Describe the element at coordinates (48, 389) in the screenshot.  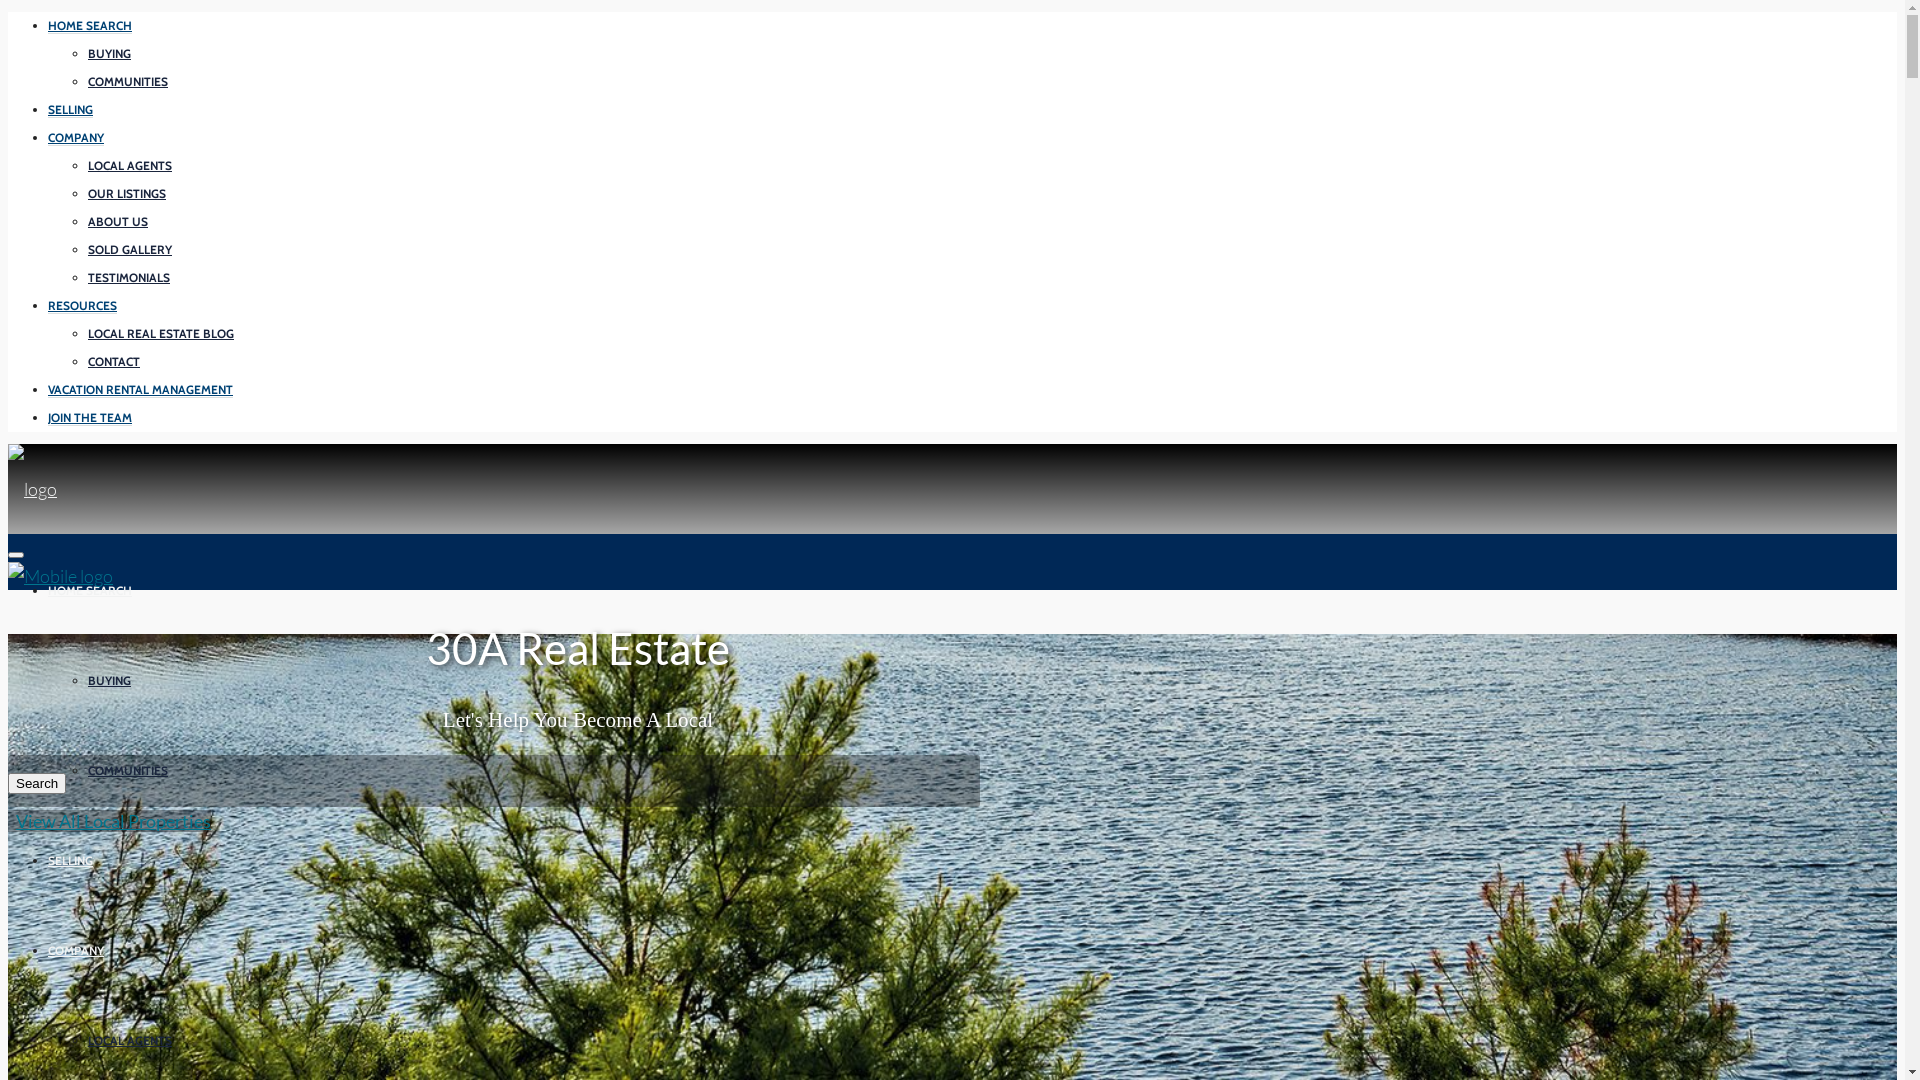
I see `'VACATION RENTAL MANAGEMENT'` at that location.